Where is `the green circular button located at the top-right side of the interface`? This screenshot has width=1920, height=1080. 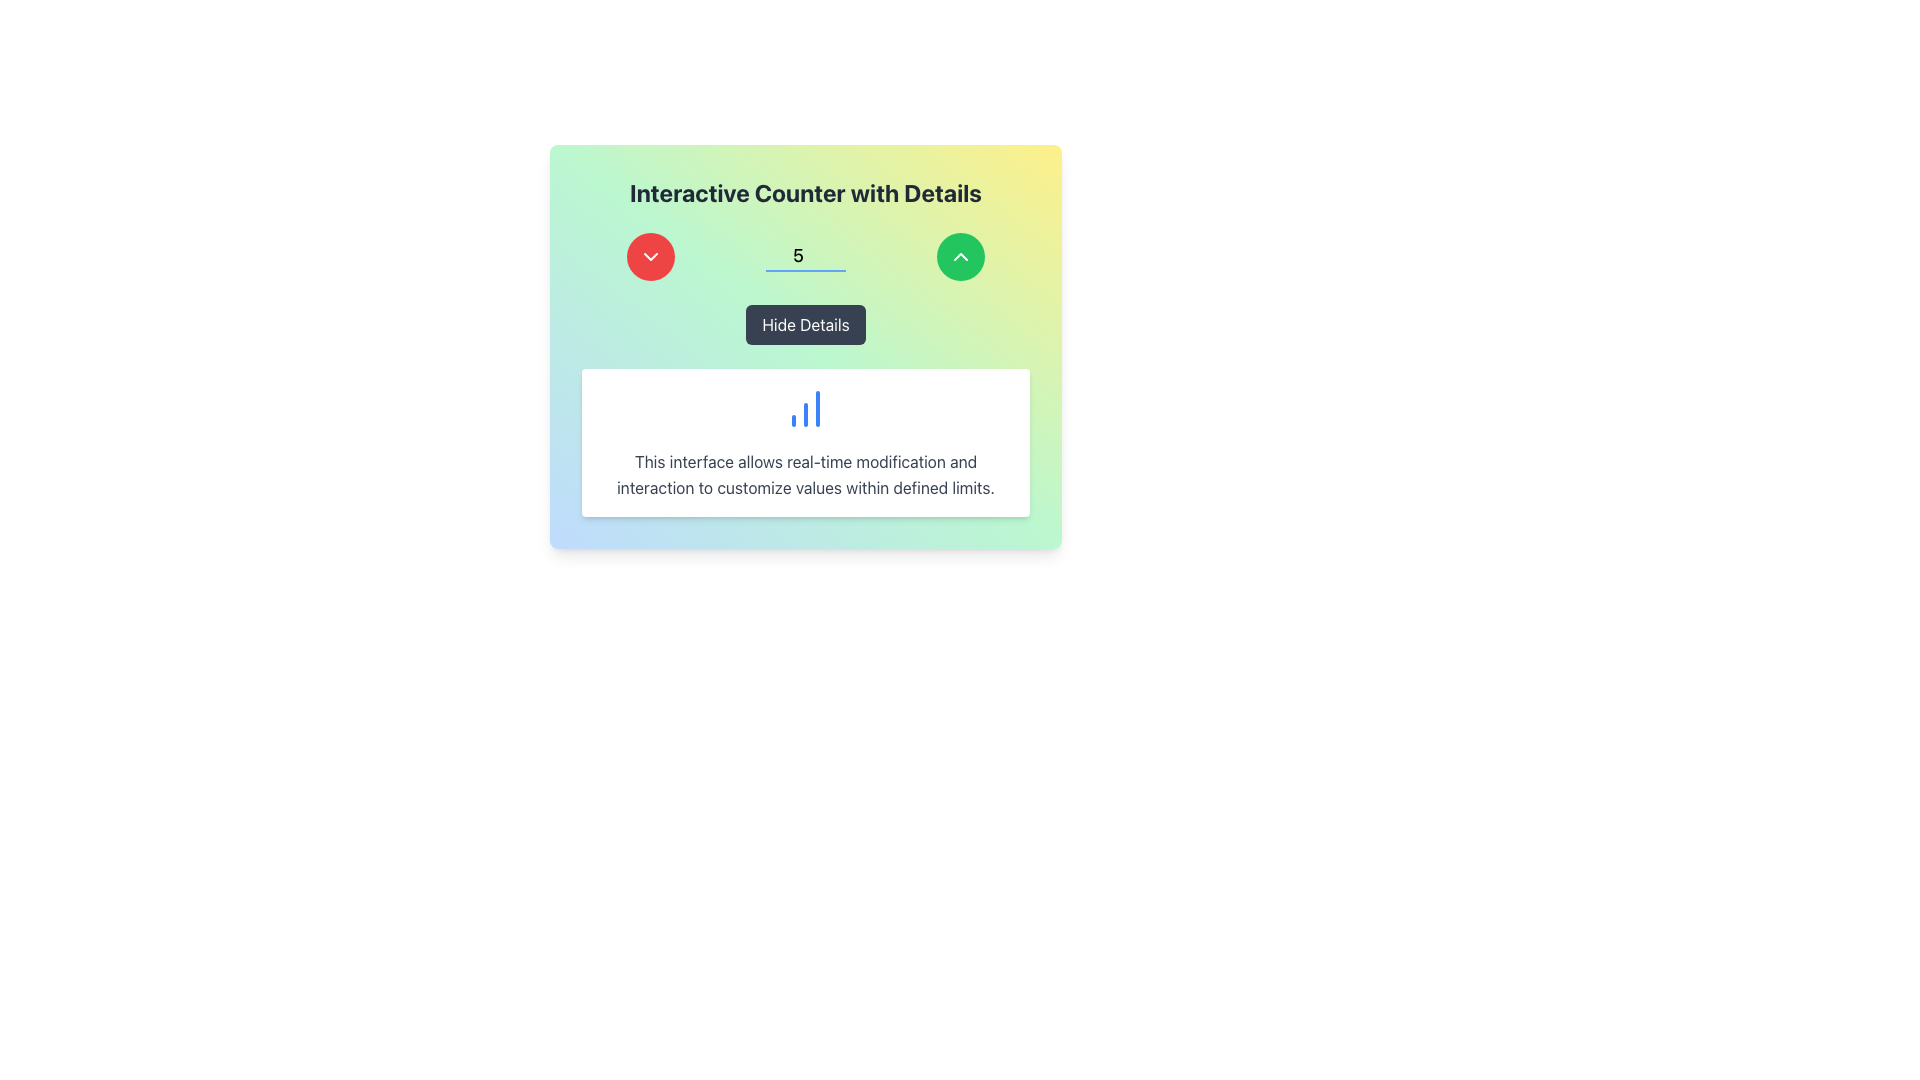 the green circular button located at the top-right side of the interface is located at coordinates (960, 256).